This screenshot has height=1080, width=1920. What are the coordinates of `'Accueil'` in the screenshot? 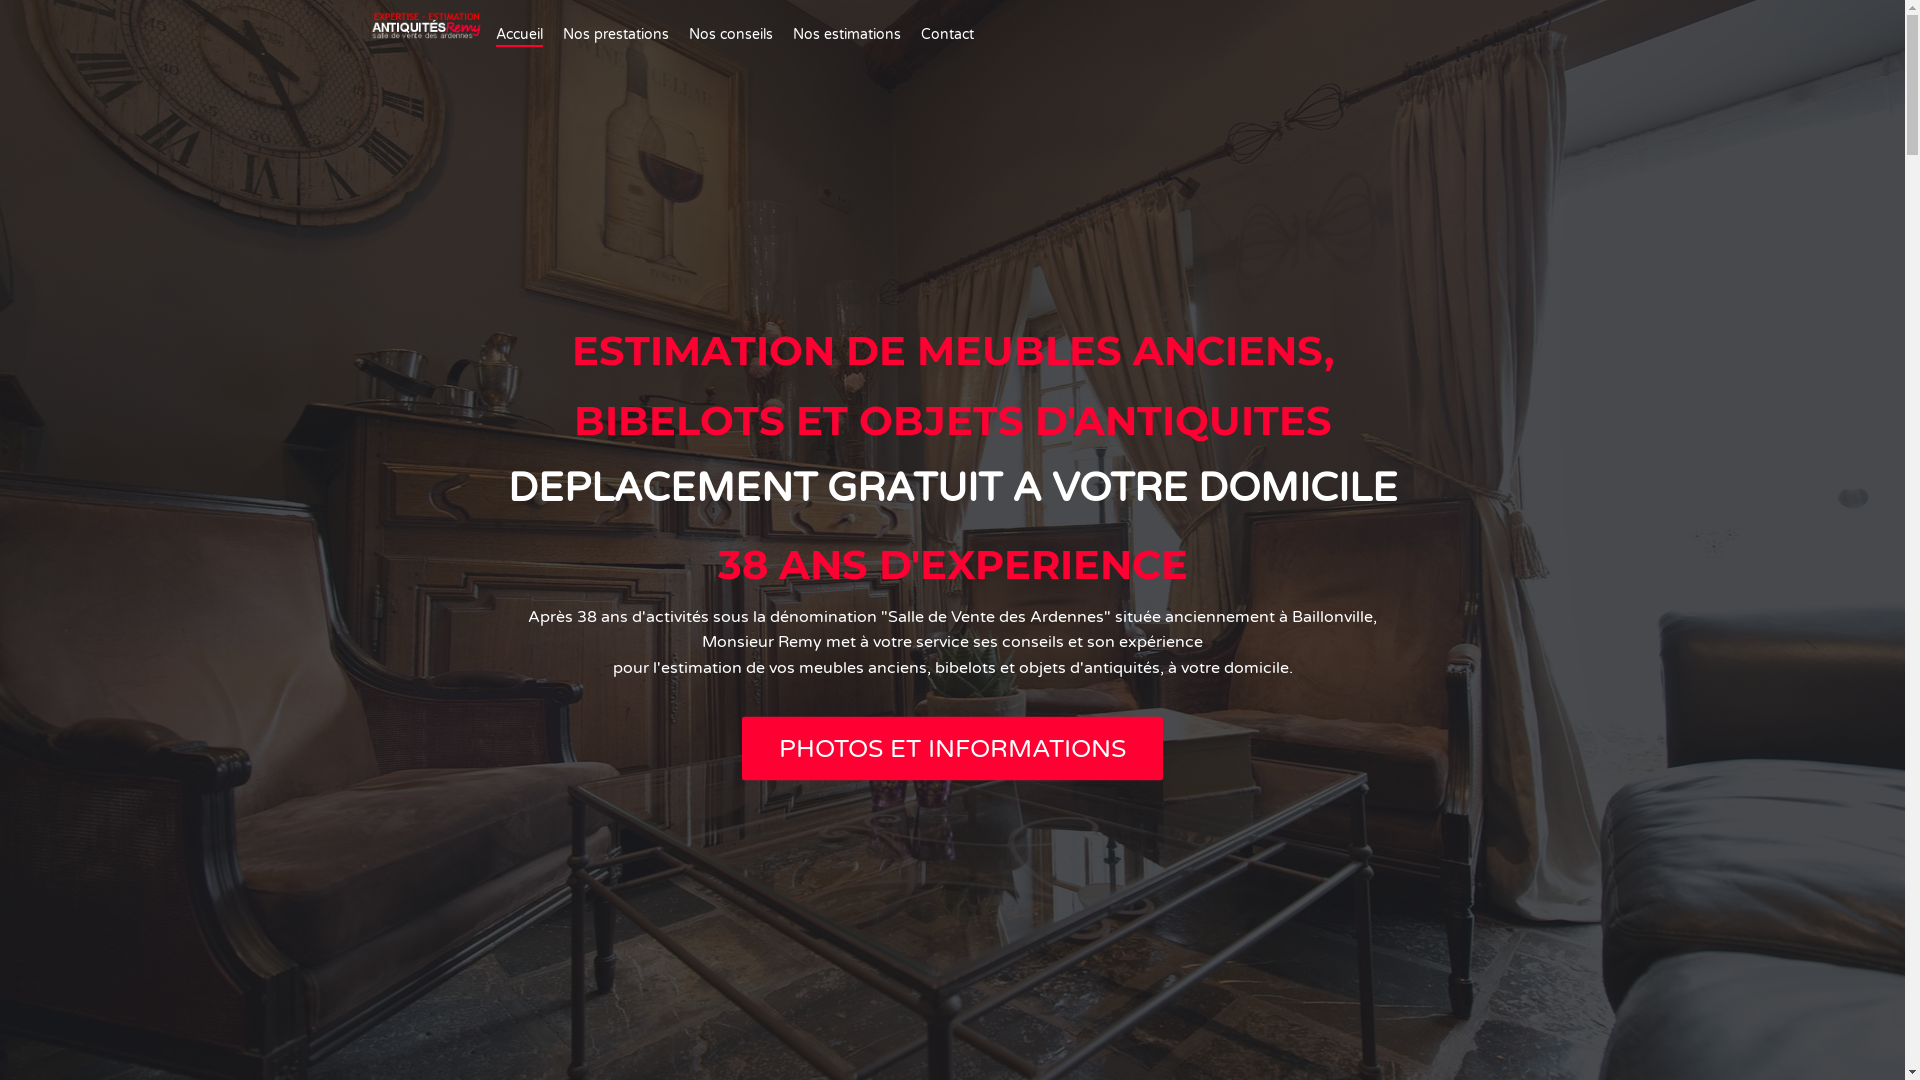 It's located at (519, 35).